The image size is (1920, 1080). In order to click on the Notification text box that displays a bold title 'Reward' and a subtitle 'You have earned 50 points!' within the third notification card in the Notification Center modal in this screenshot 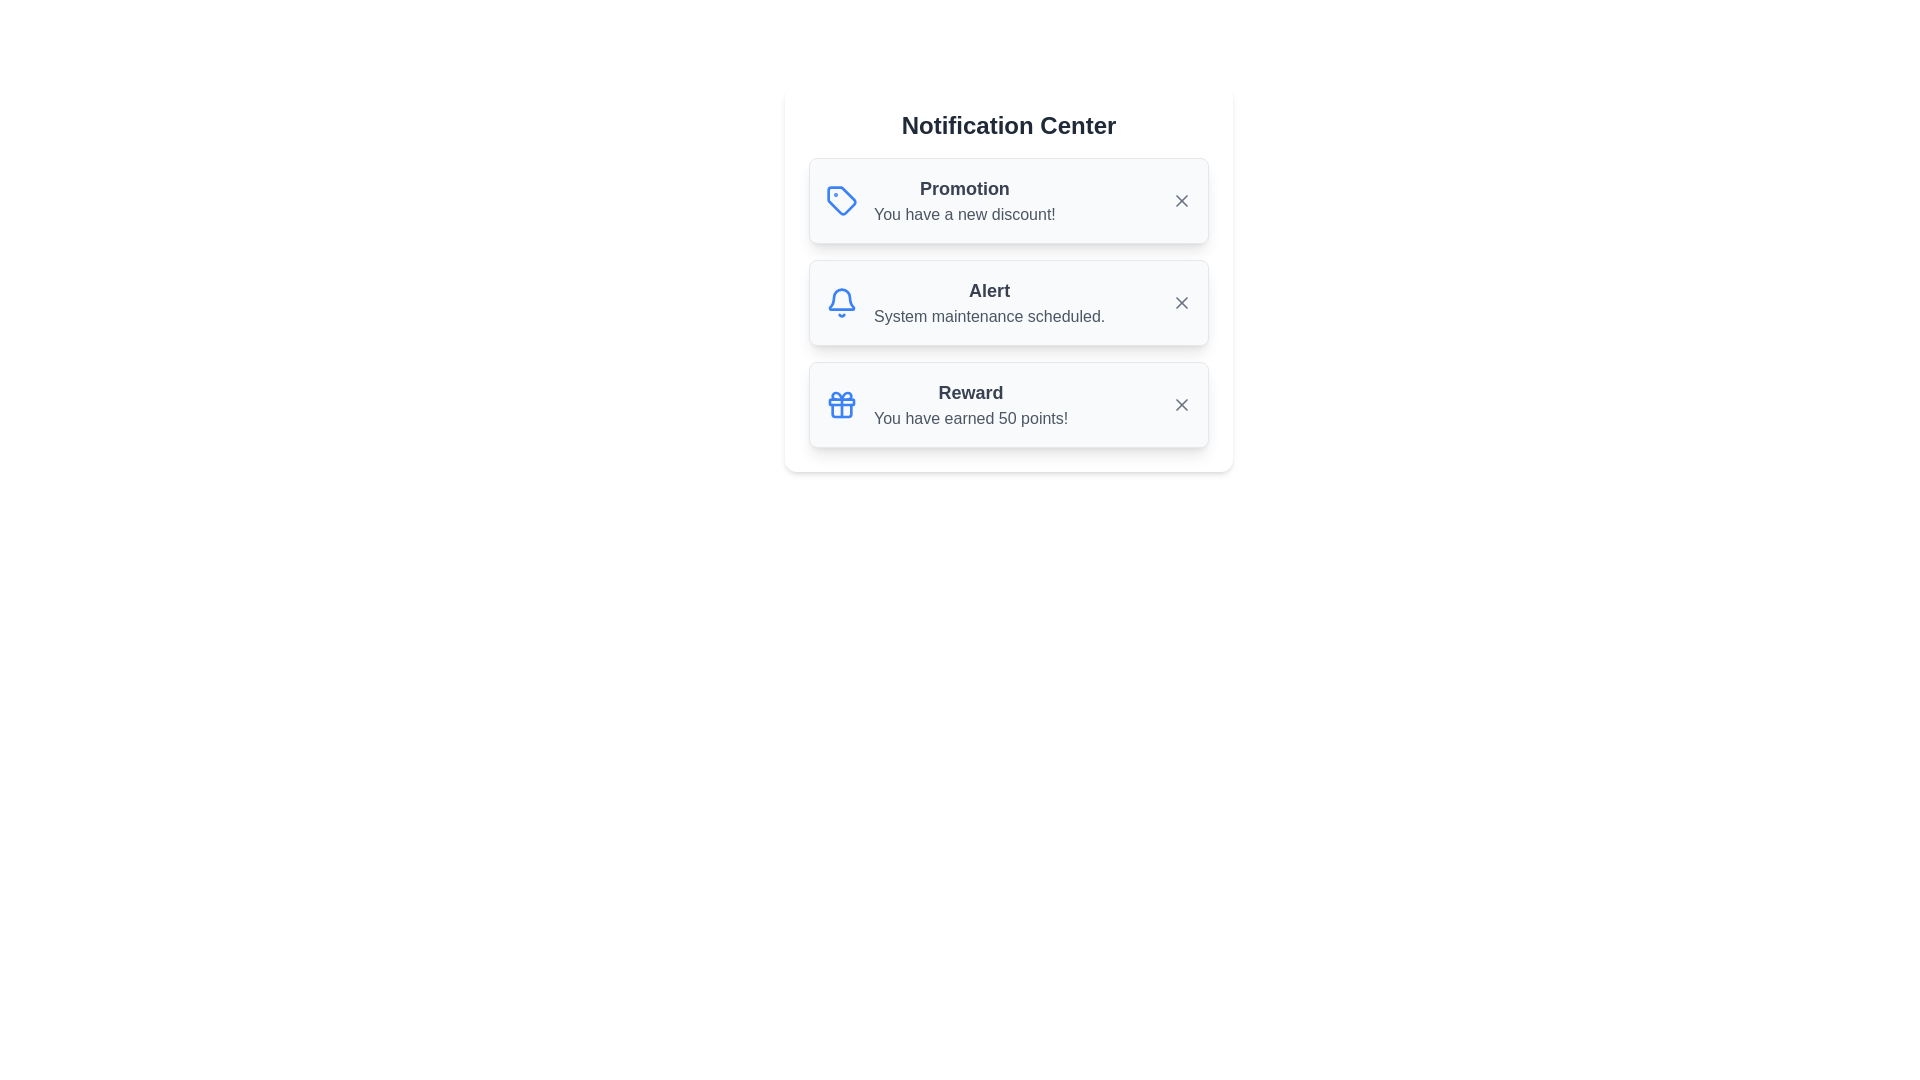, I will do `click(971, 405)`.